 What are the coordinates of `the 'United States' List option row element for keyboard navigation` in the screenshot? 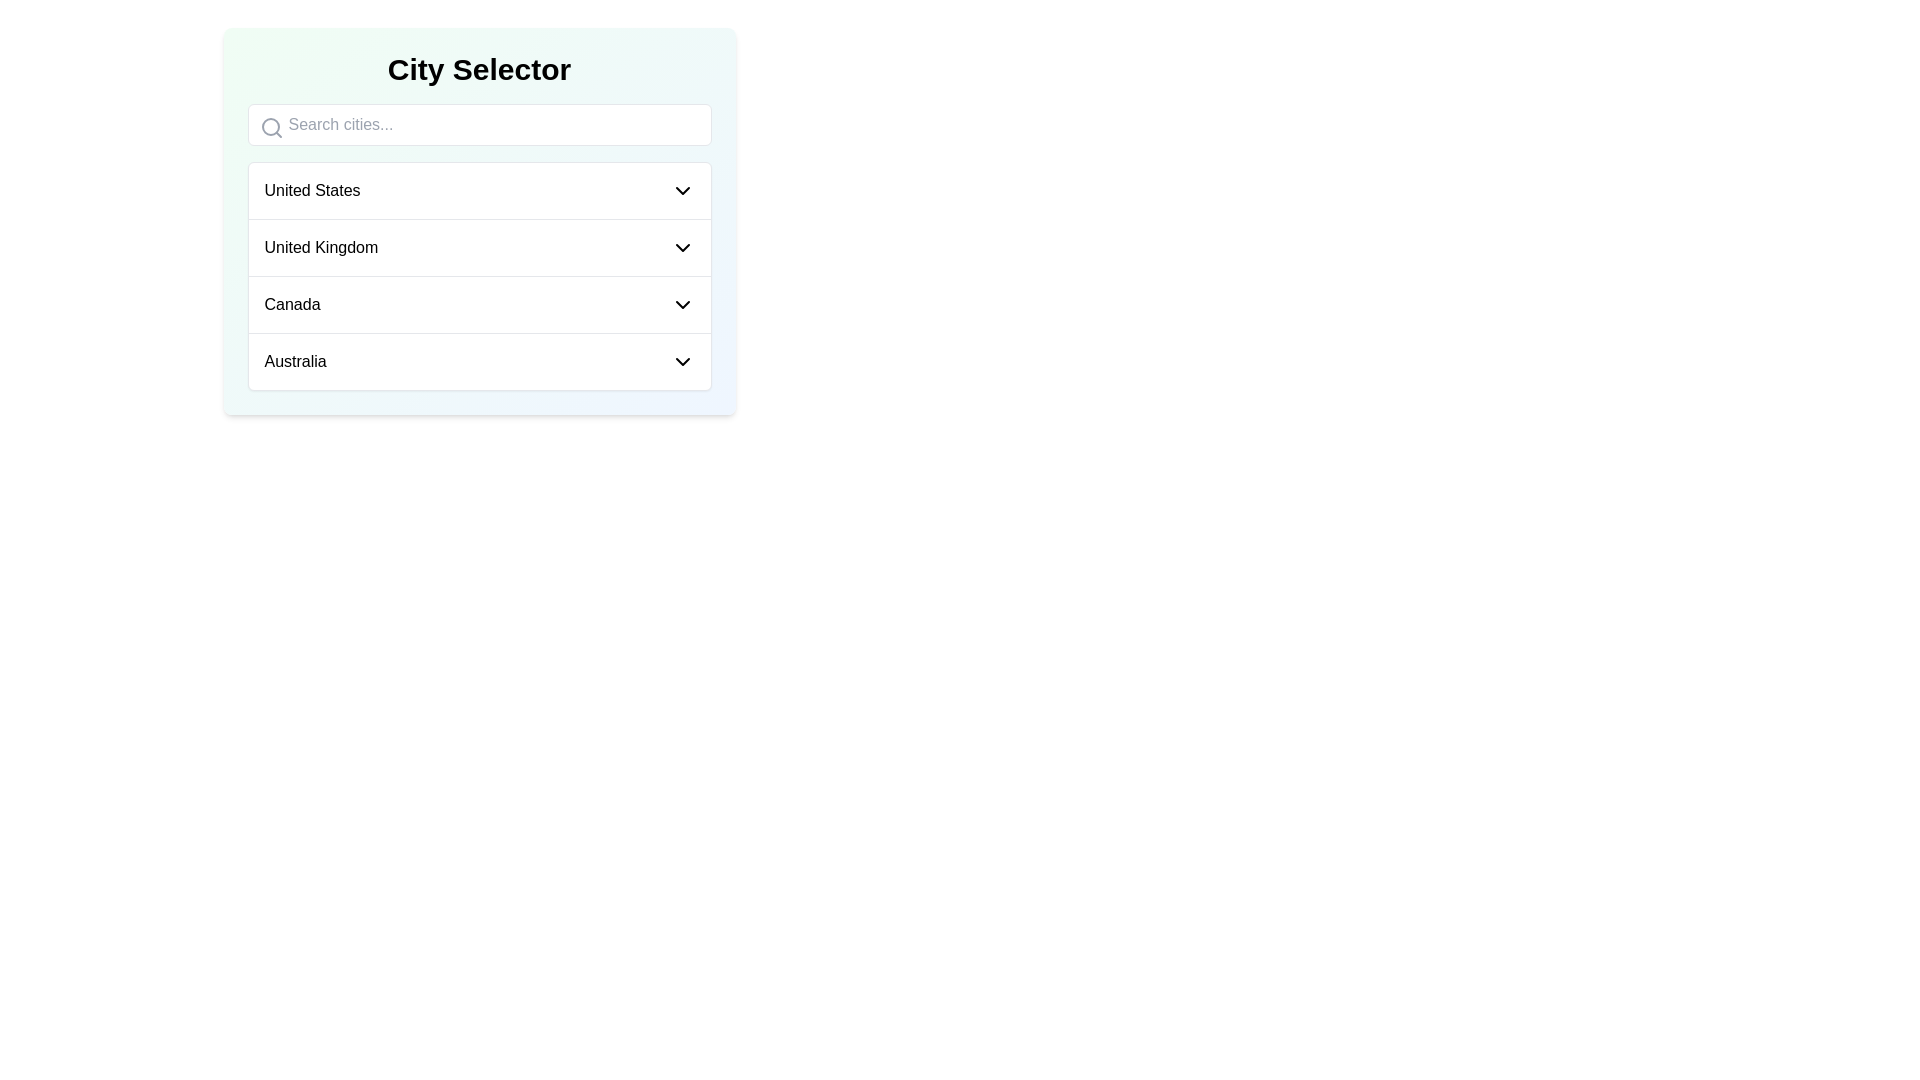 It's located at (478, 191).